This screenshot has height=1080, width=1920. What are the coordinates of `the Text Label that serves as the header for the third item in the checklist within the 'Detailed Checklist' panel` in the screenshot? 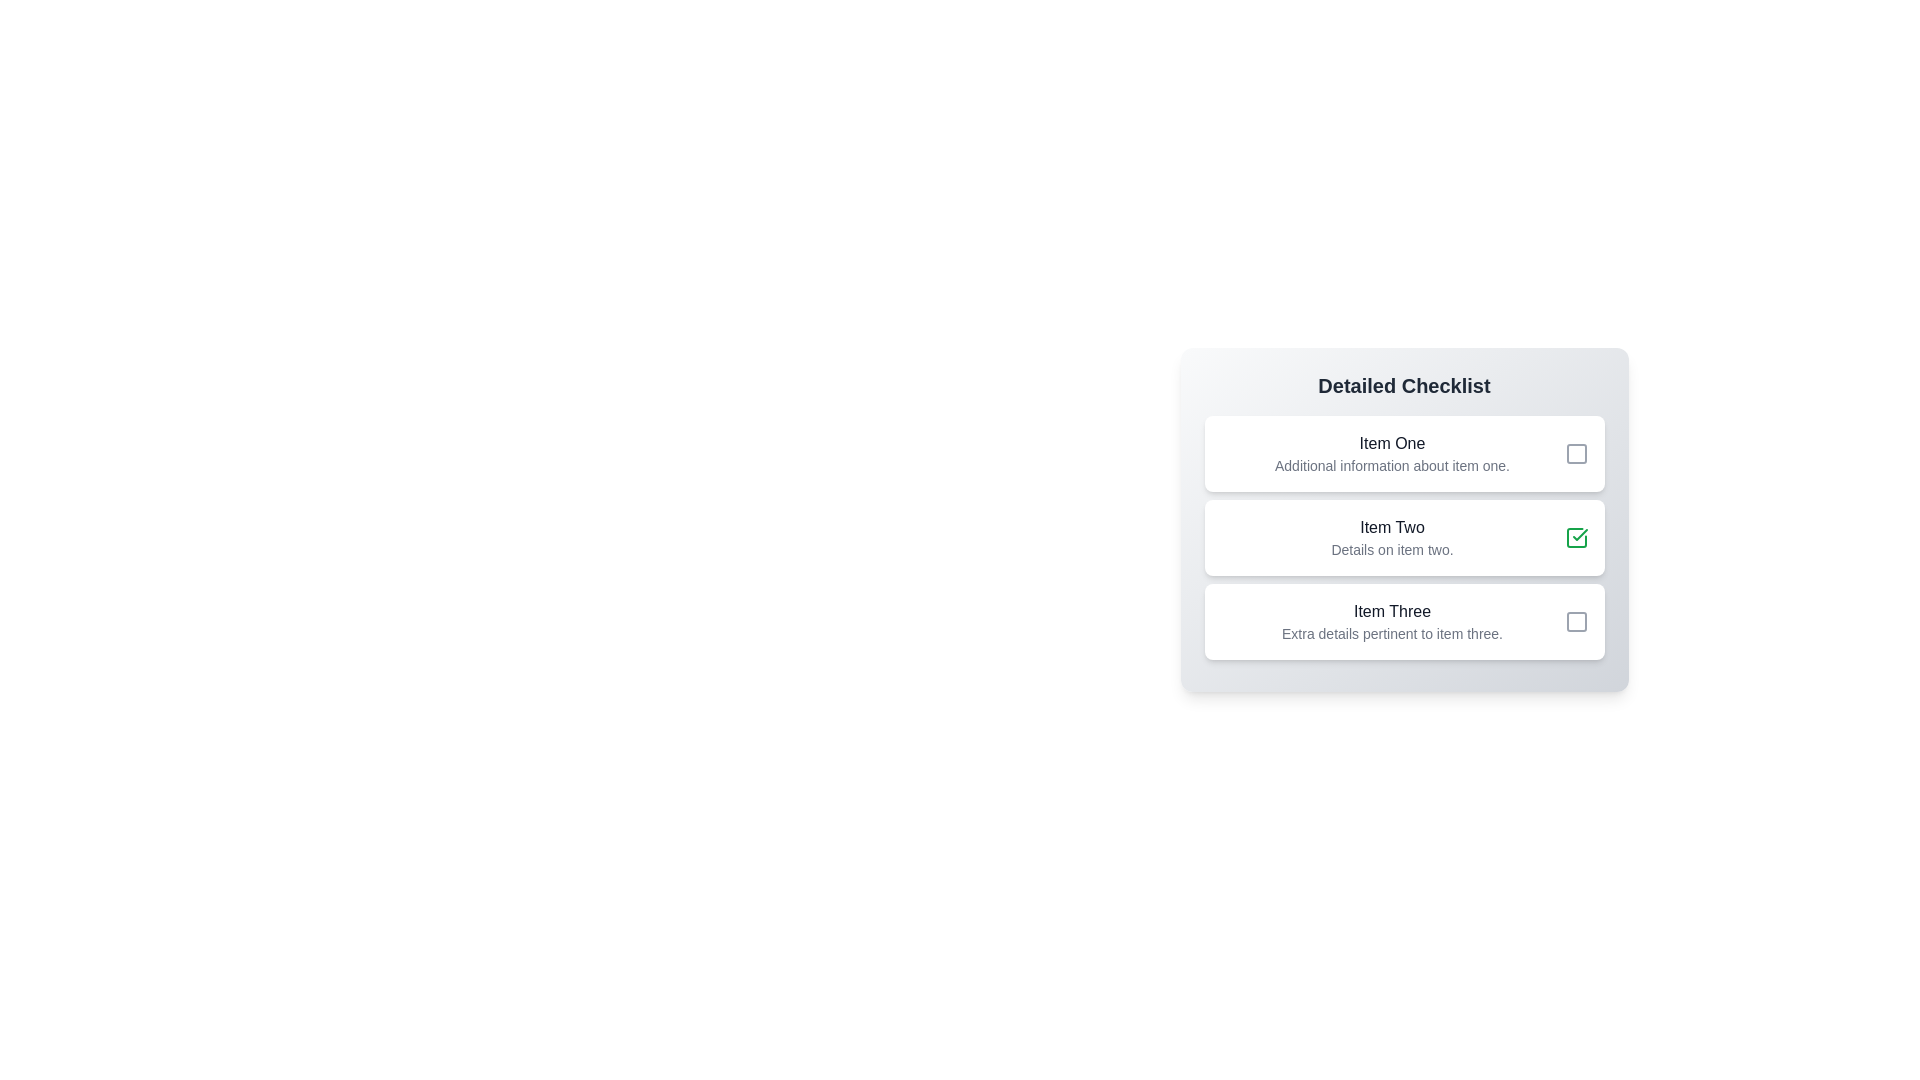 It's located at (1391, 611).